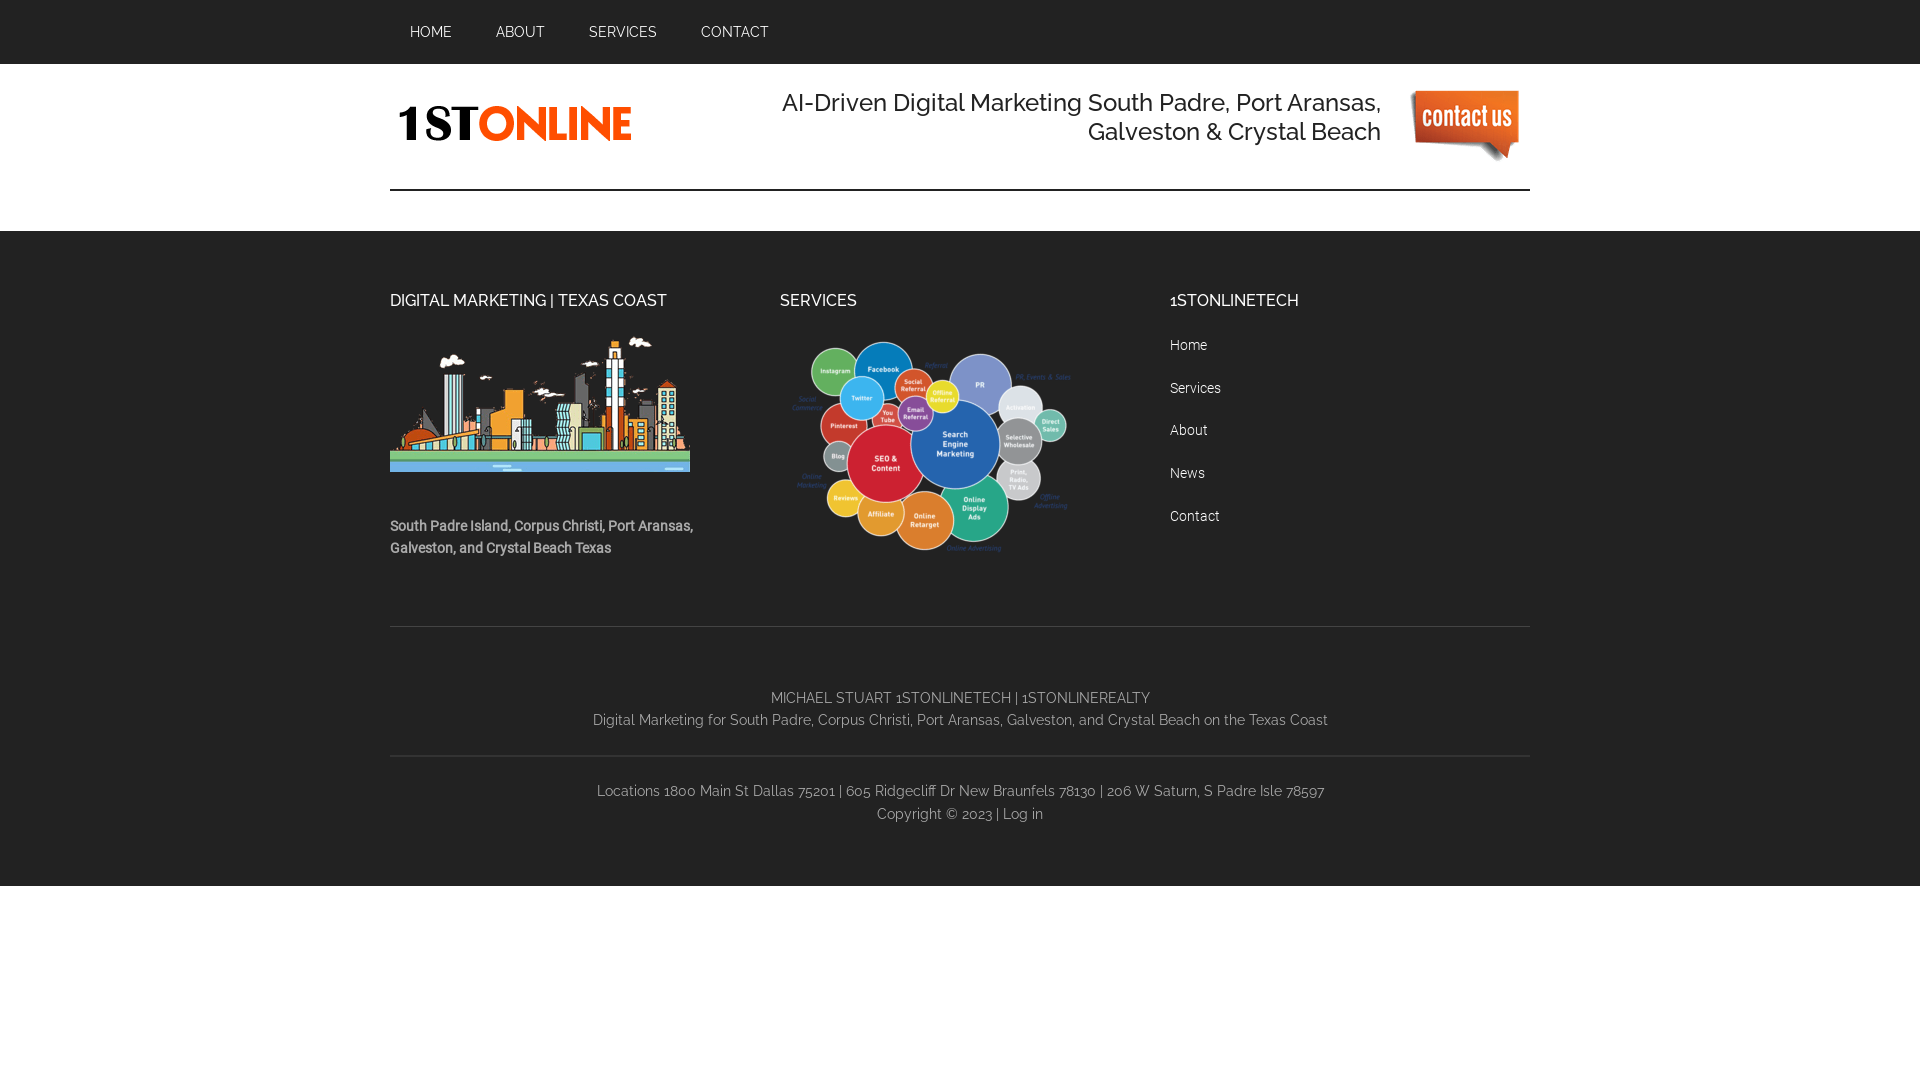  I want to click on 'Services', so click(1195, 388).